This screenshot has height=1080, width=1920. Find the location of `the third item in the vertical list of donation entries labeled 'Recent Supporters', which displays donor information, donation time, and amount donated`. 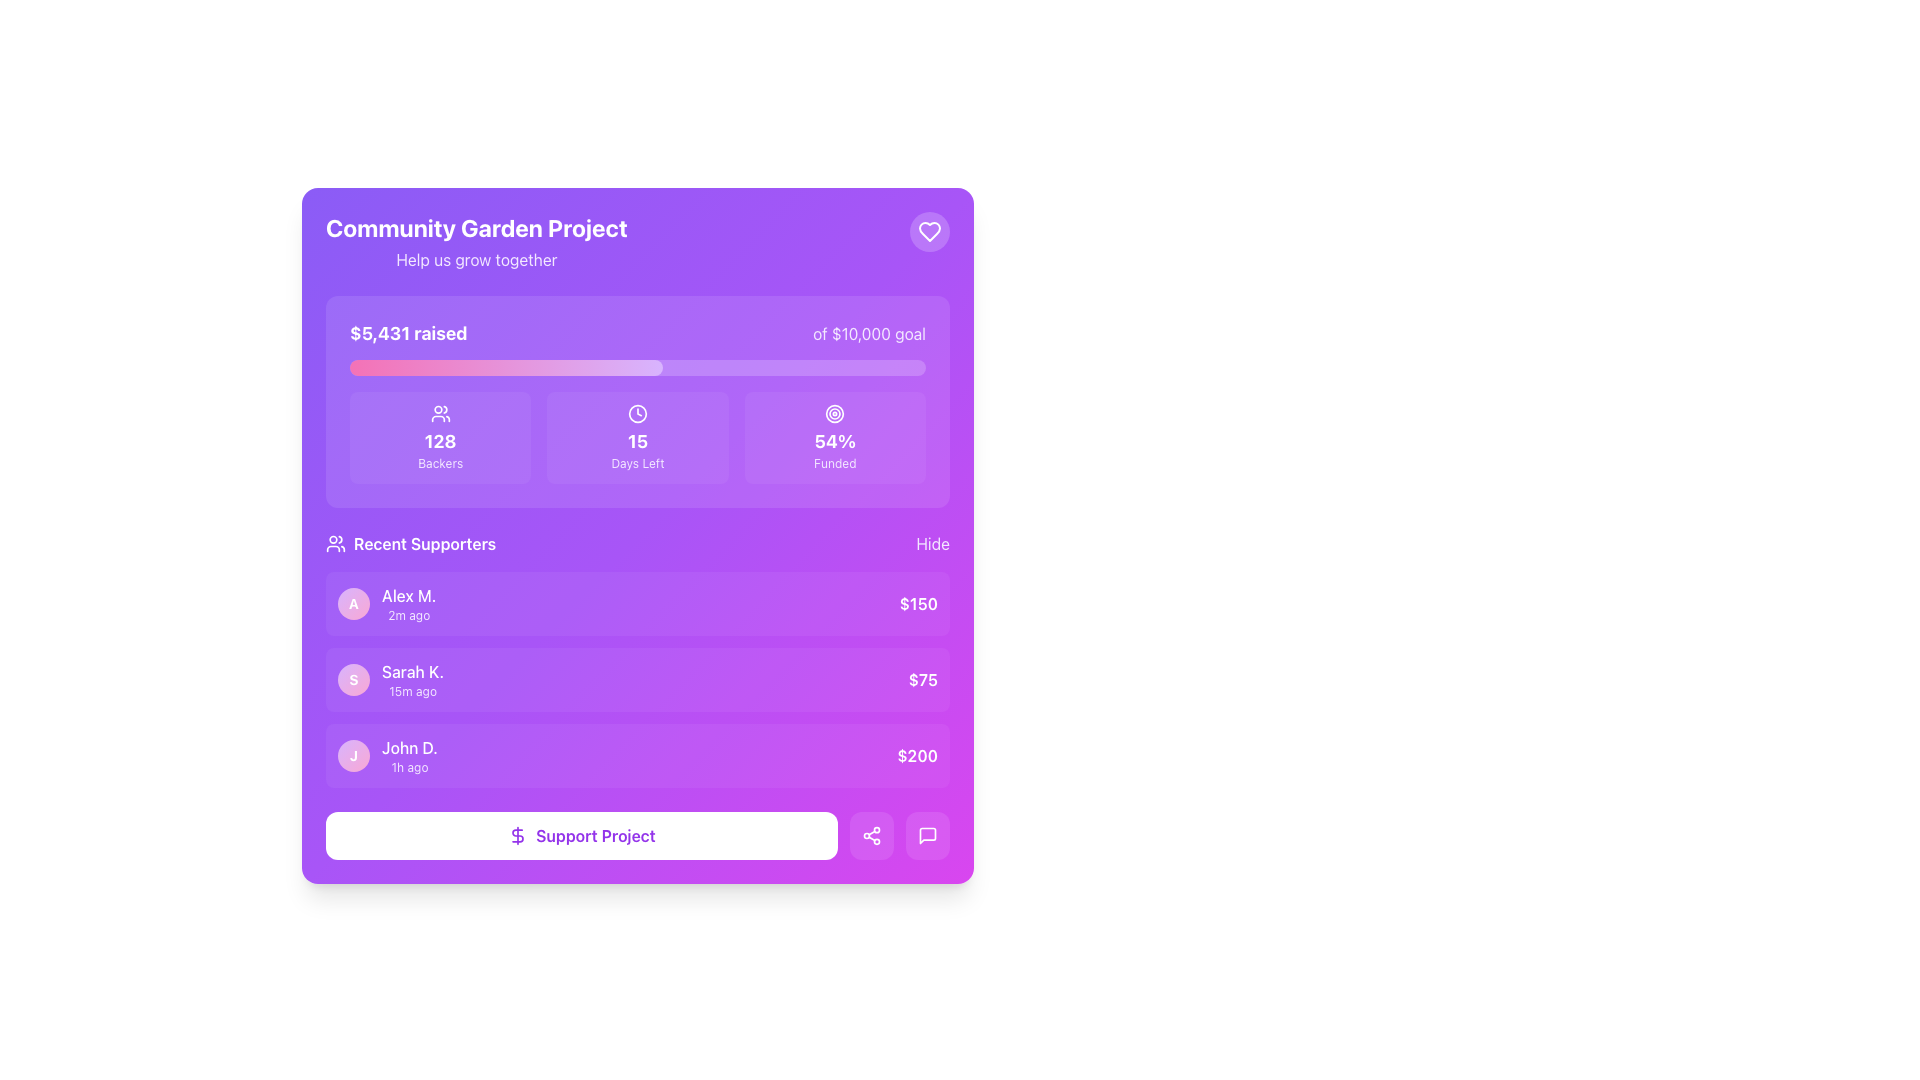

the third item in the vertical list of donation entries labeled 'Recent Supporters', which displays donor information, donation time, and amount donated is located at coordinates (637, 756).